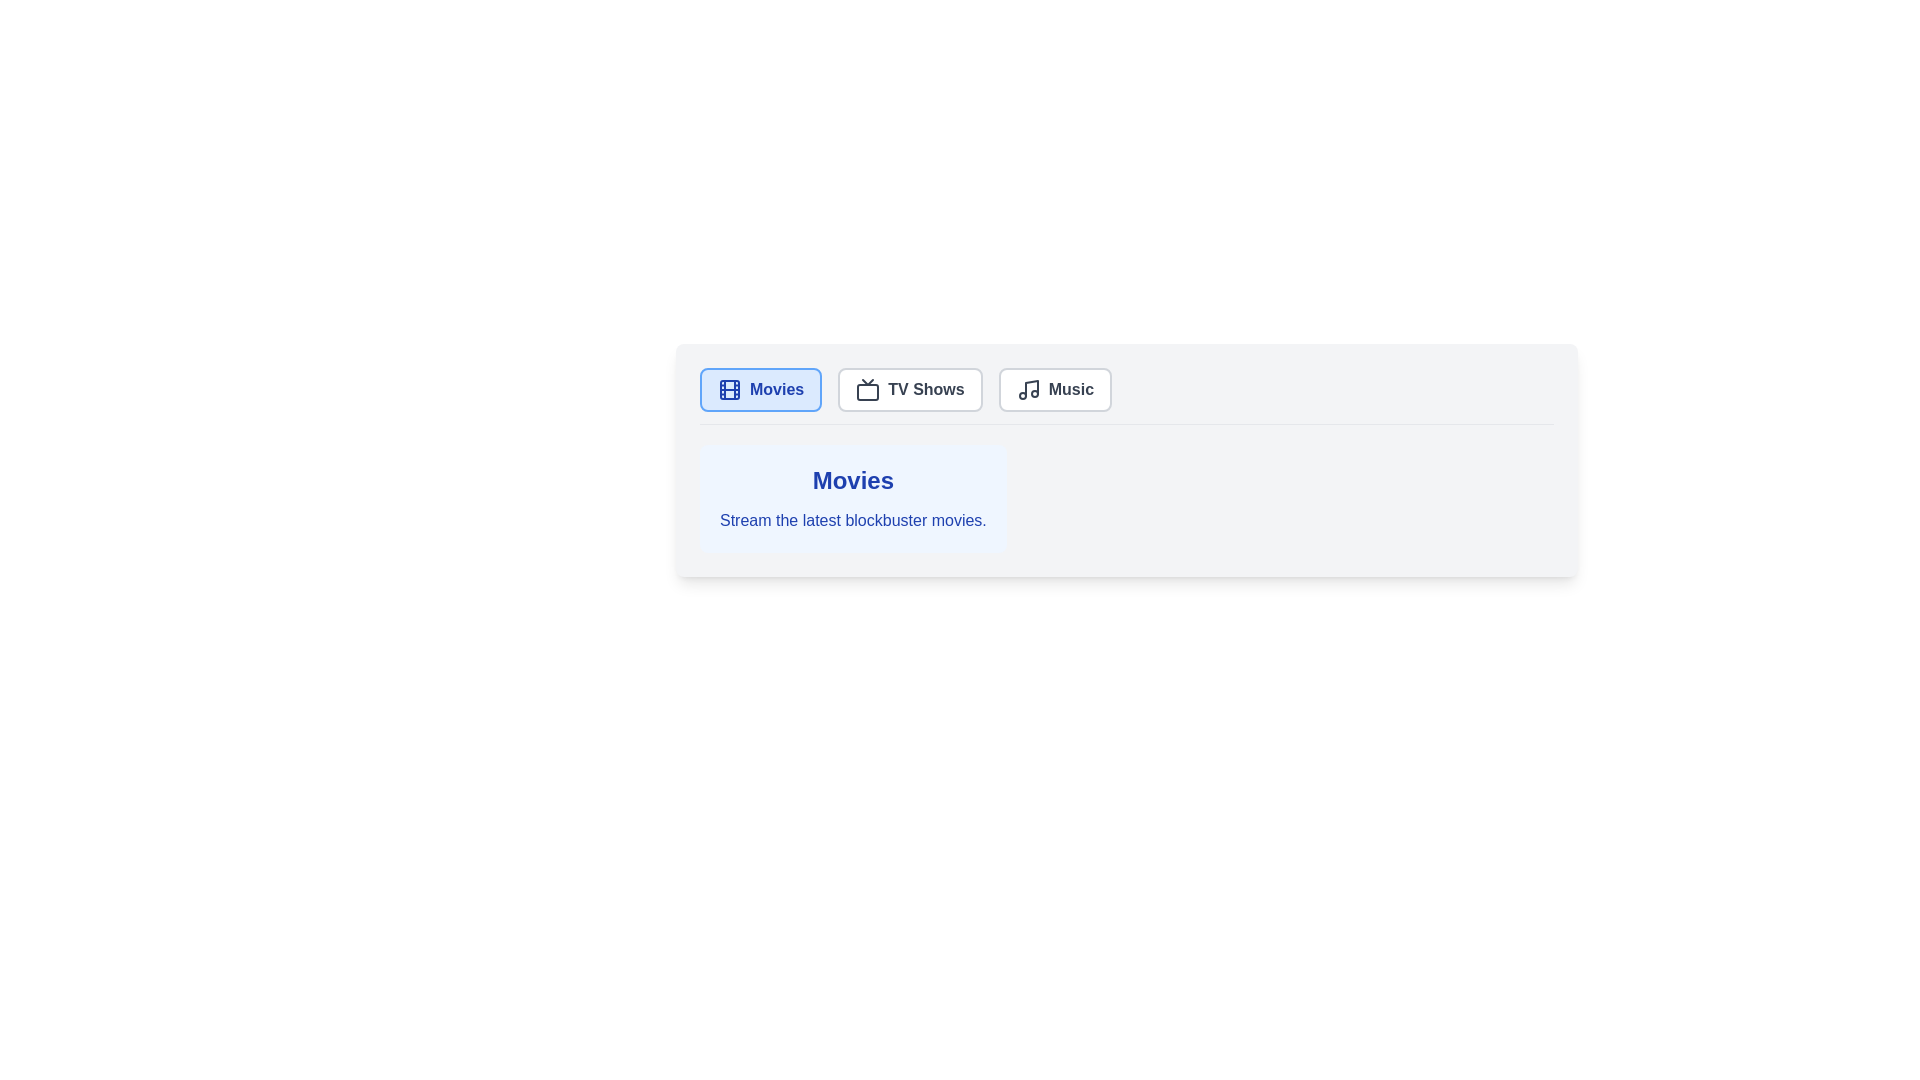 This screenshot has width=1920, height=1080. What do you see at coordinates (728, 389) in the screenshot?
I see `the 'Movies' navigation button icon` at bounding box center [728, 389].